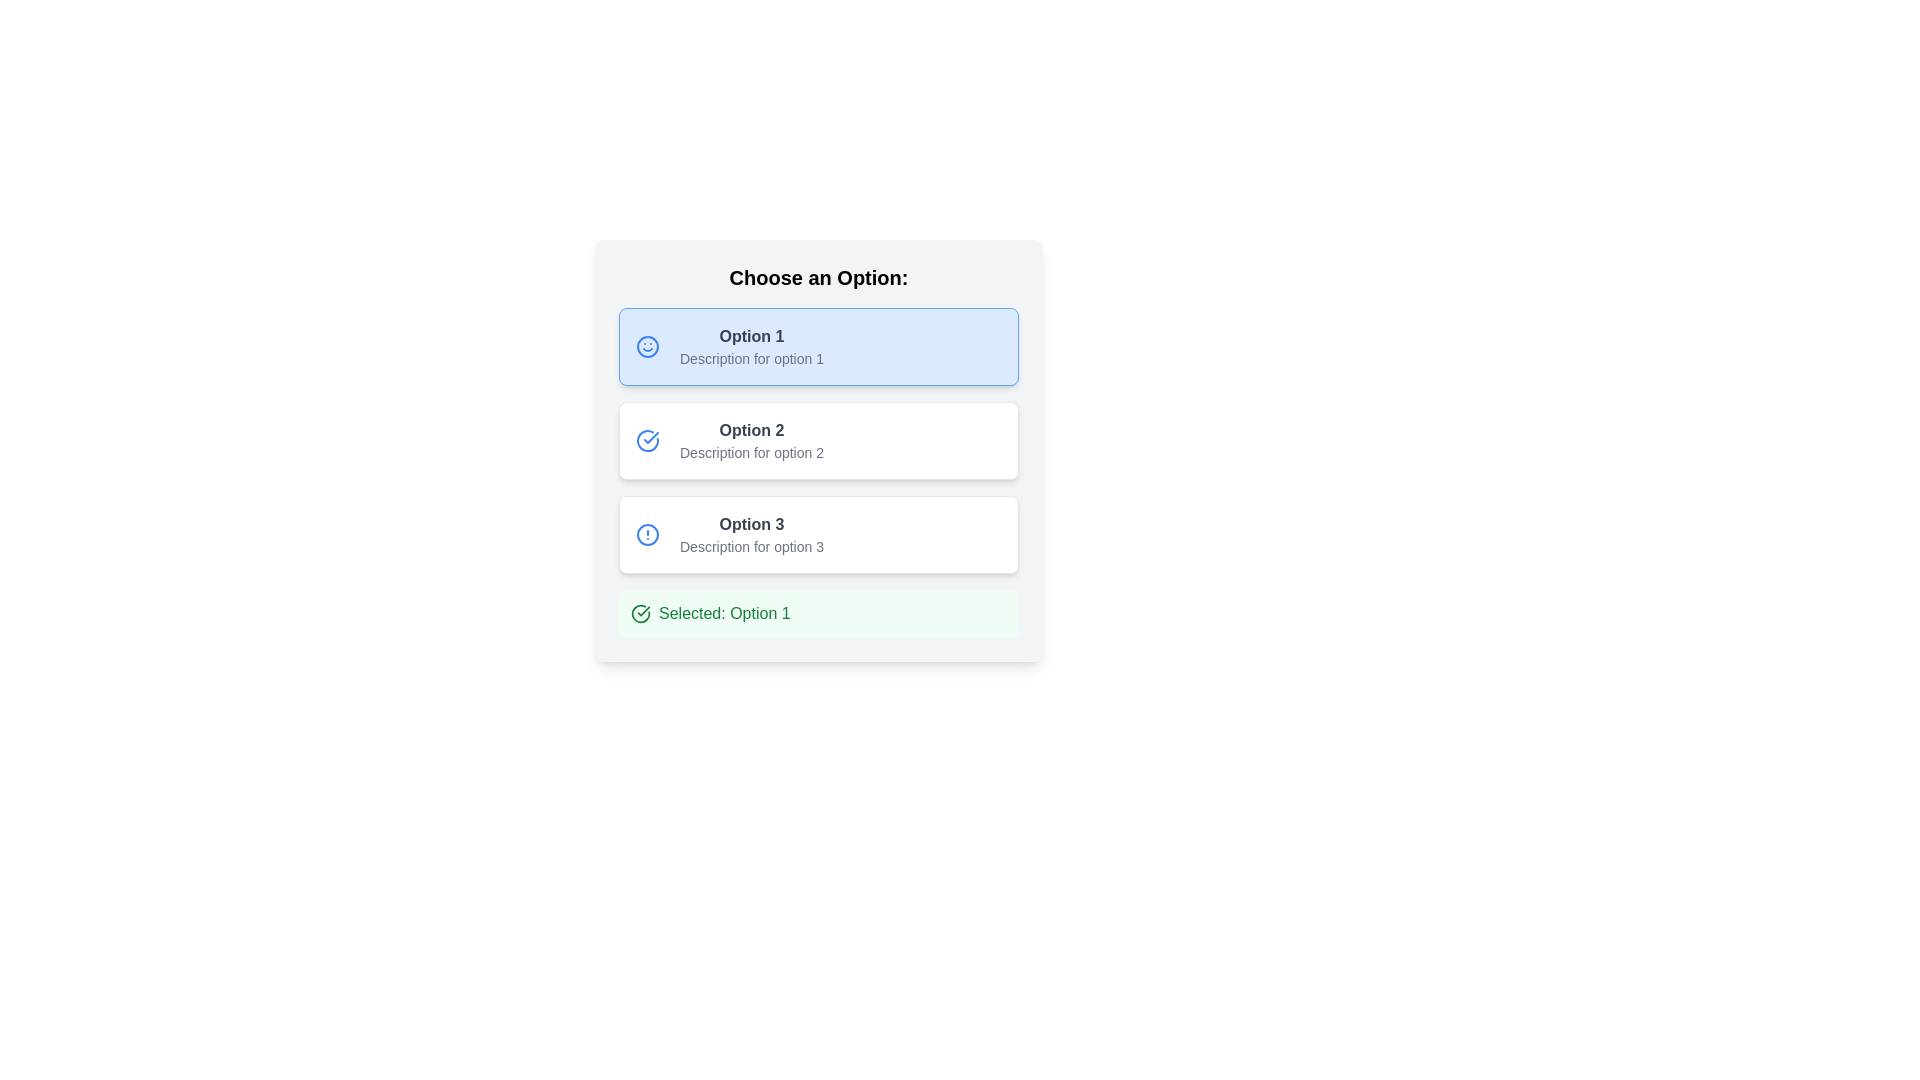 This screenshot has width=1920, height=1080. Describe the element at coordinates (648, 439) in the screenshot. I see `the thin circular arc of the icon that is part of a visual grouping, located adjacent to the text 'Option 2'` at that location.